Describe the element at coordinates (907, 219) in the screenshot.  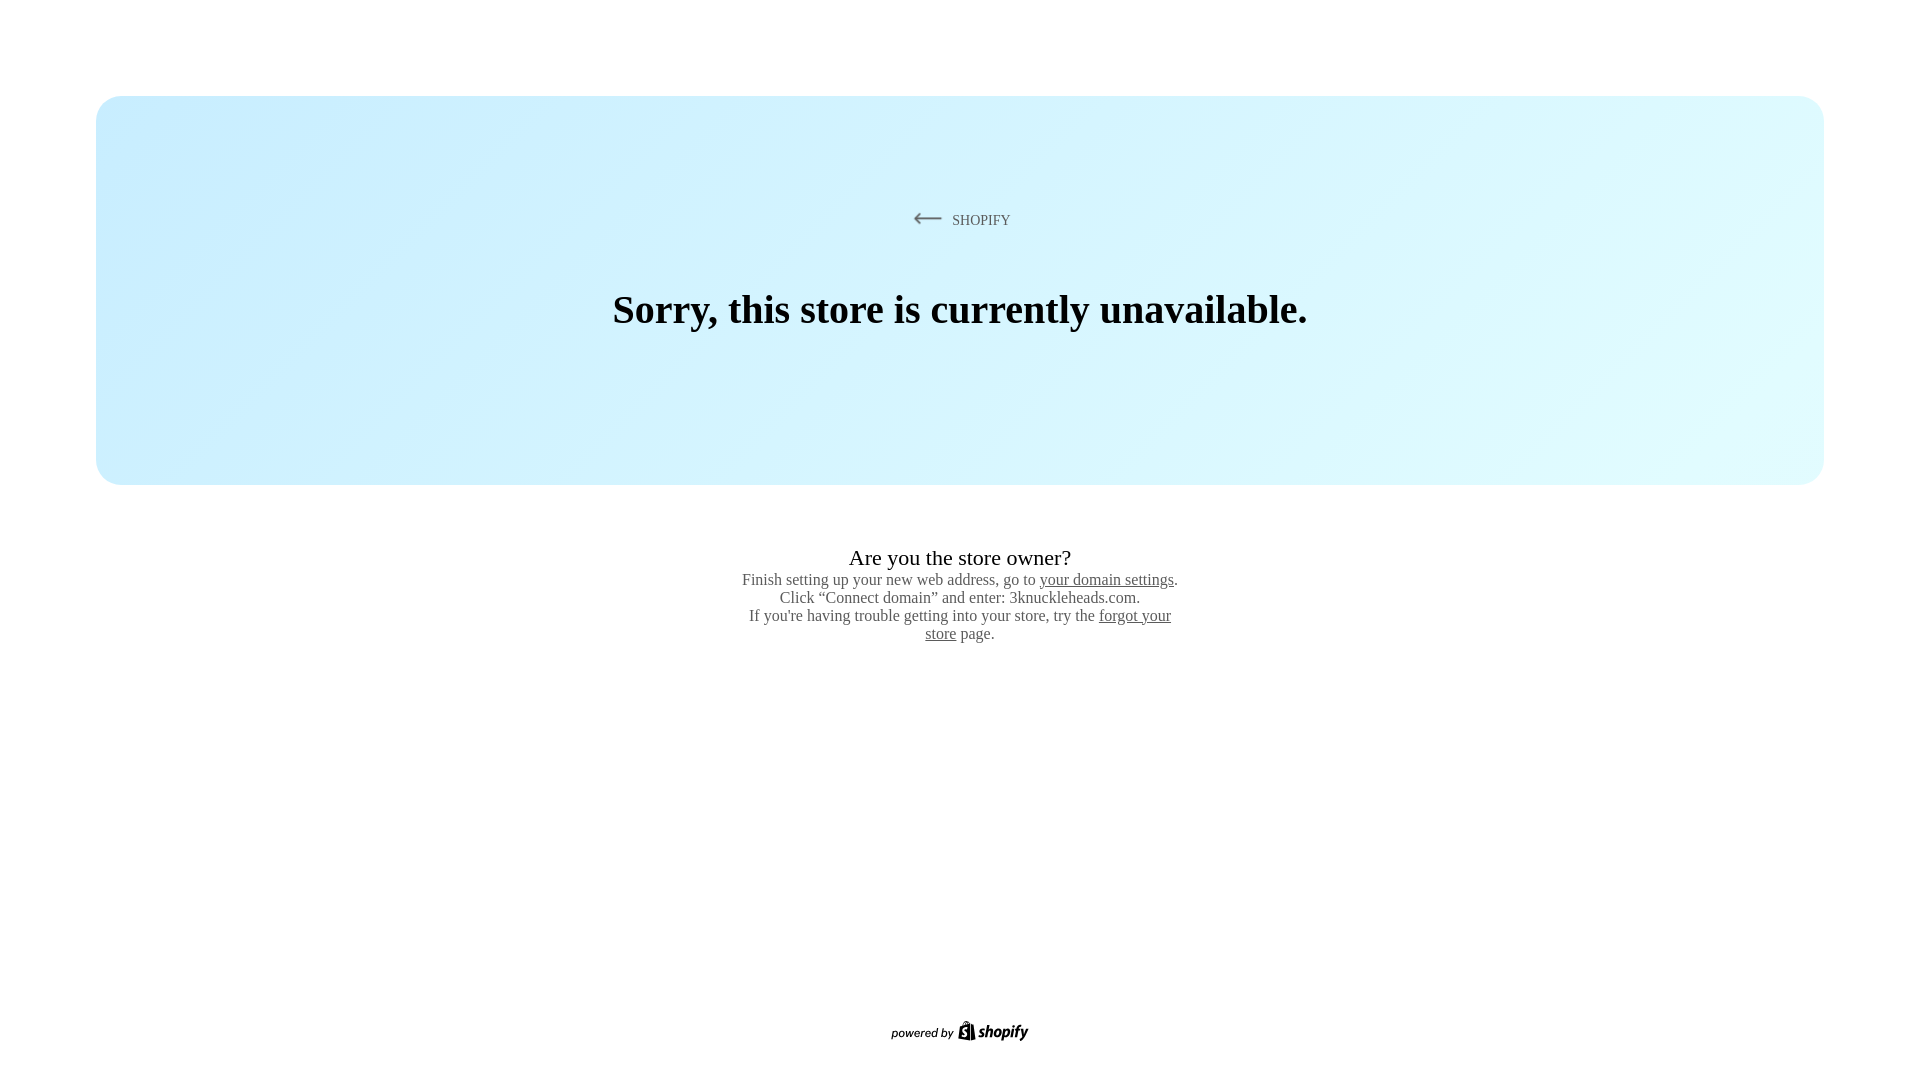
I see `'SHOPIFY'` at that location.